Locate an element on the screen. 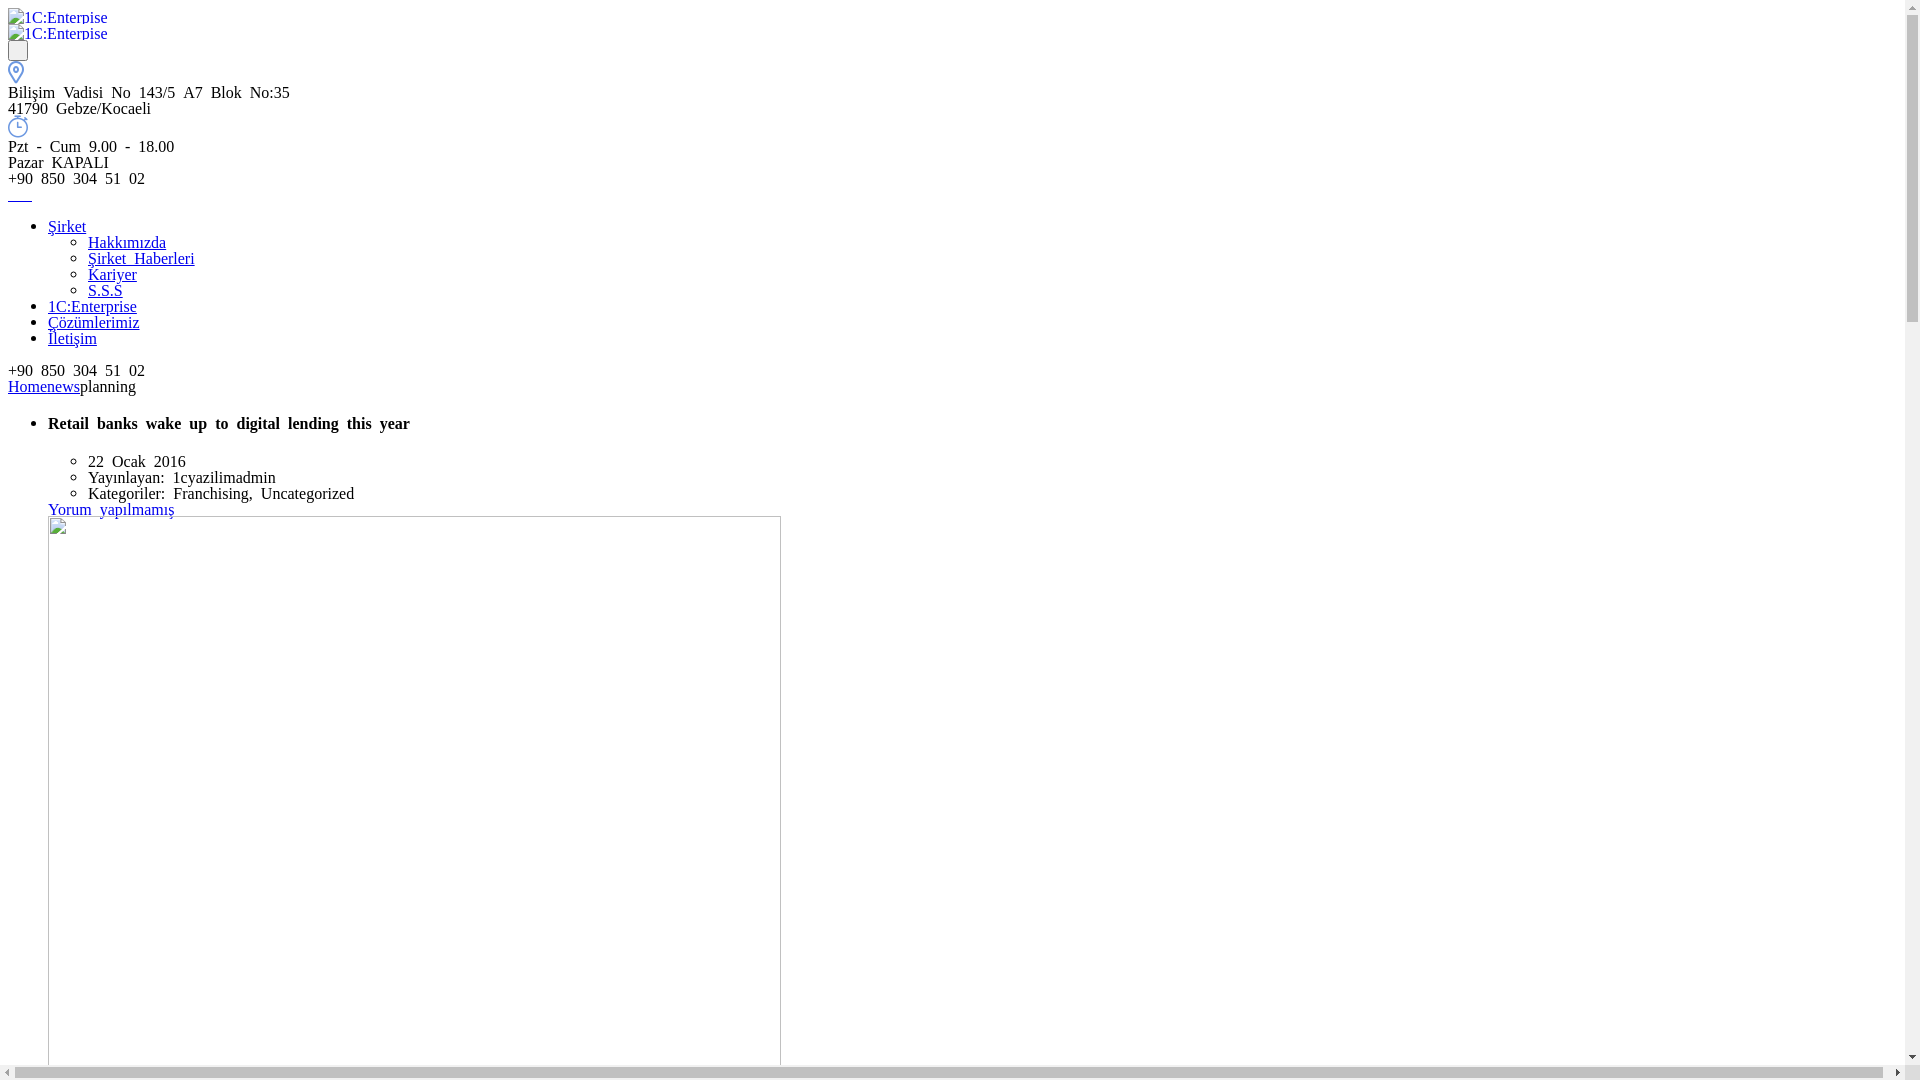 This screenshot has width=1920, height=1080. ' ' is located at coordinates (18, 49).